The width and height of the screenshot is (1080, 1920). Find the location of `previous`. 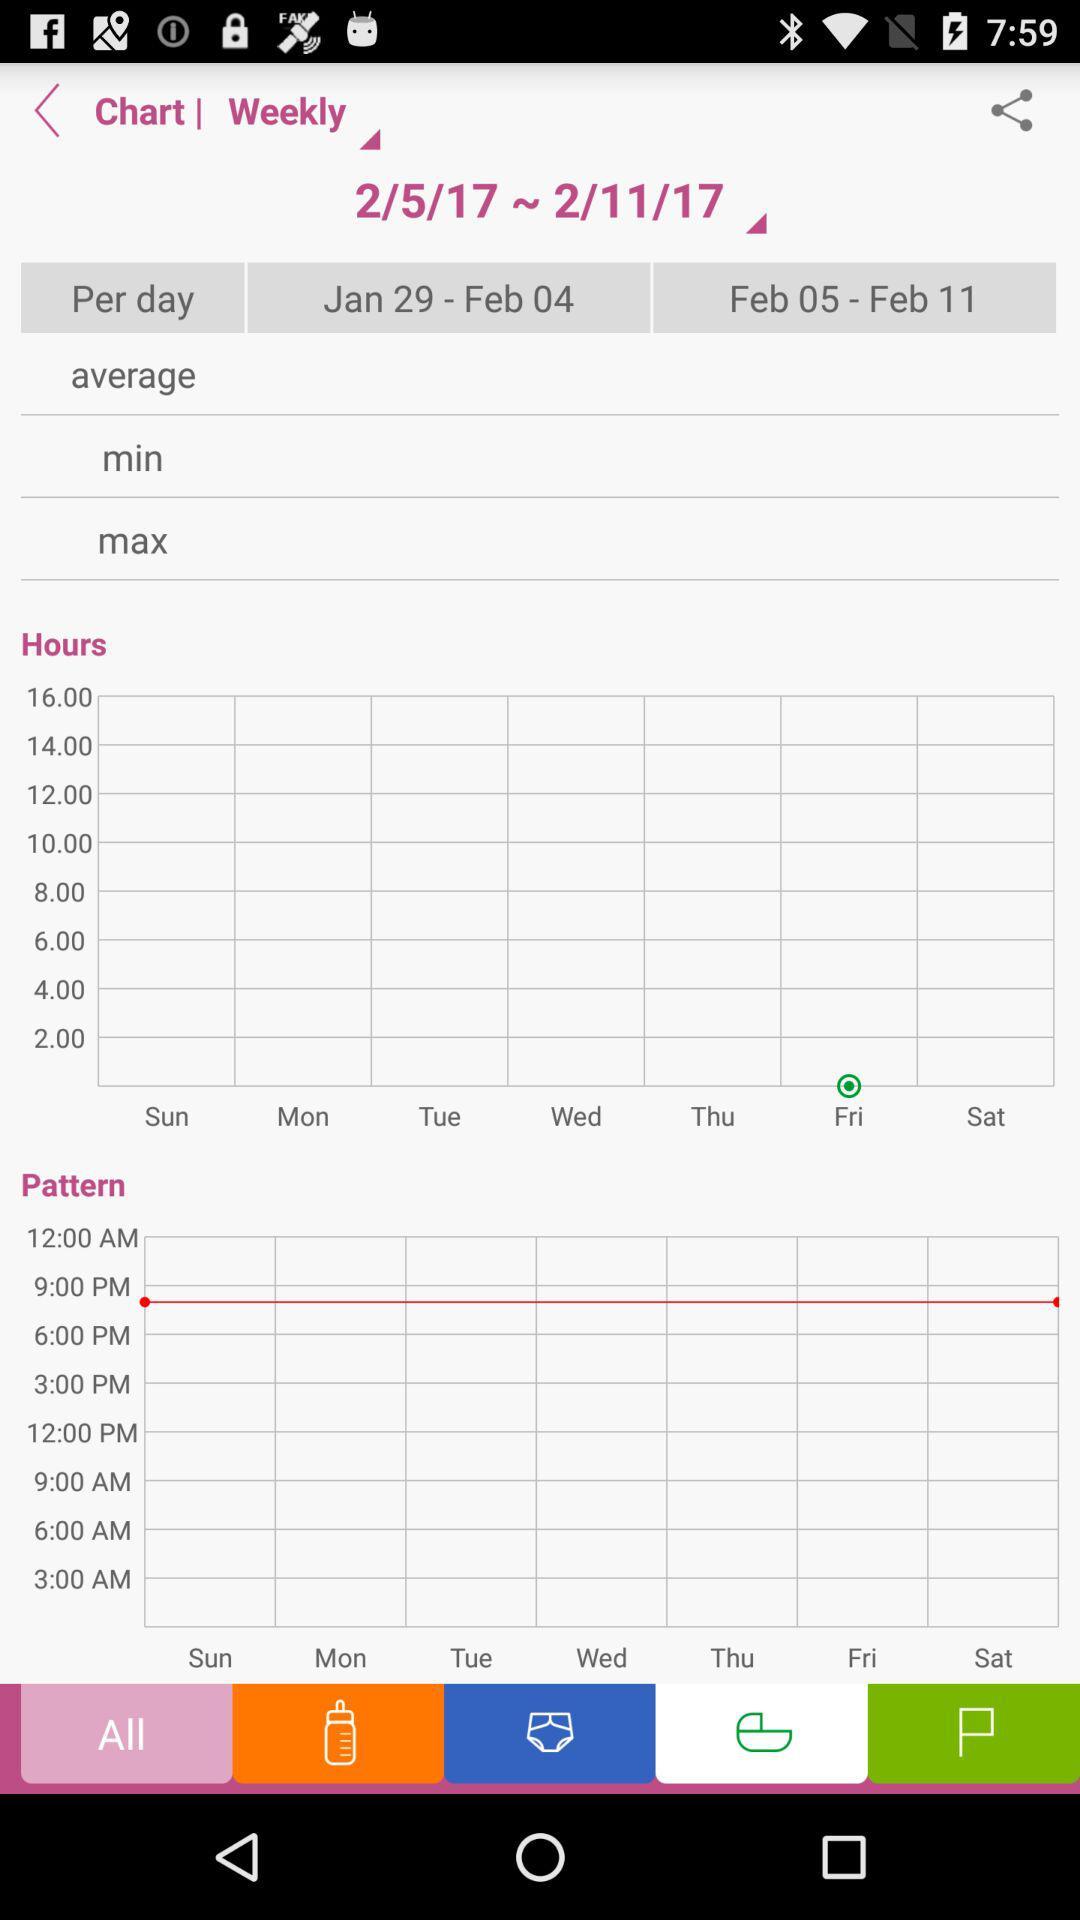

previous is located at coordinates (46, 109).